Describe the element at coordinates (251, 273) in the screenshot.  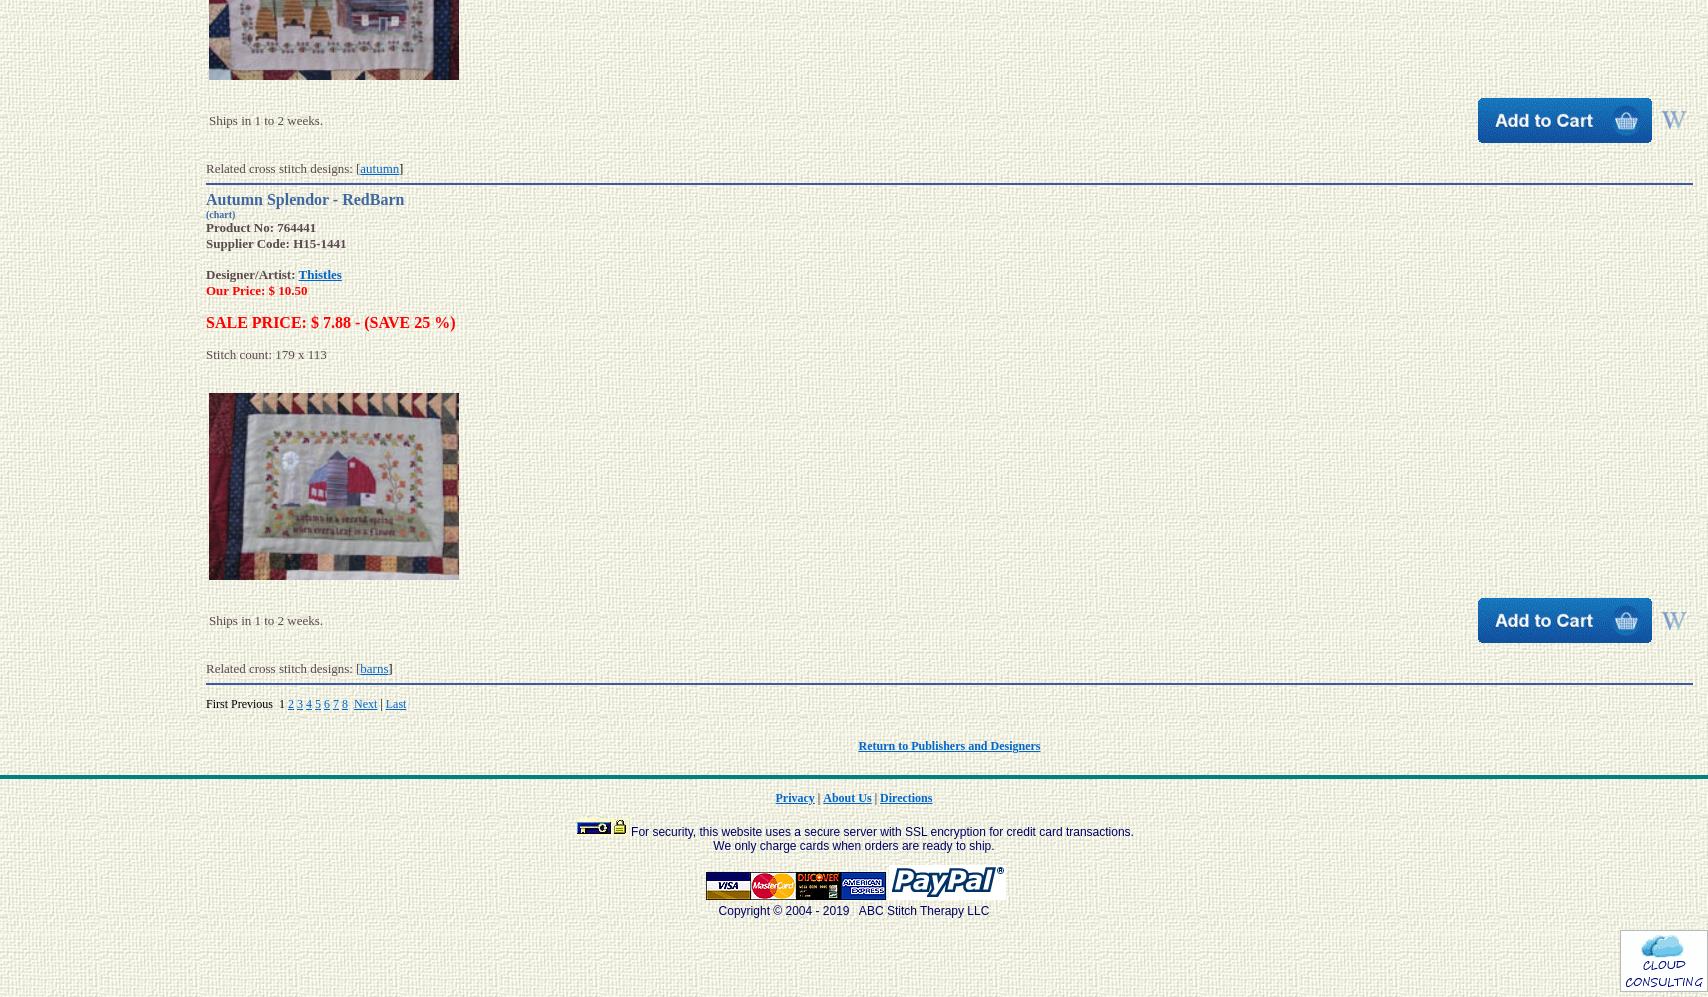
I see `'Designer/Artist:'` at that location.